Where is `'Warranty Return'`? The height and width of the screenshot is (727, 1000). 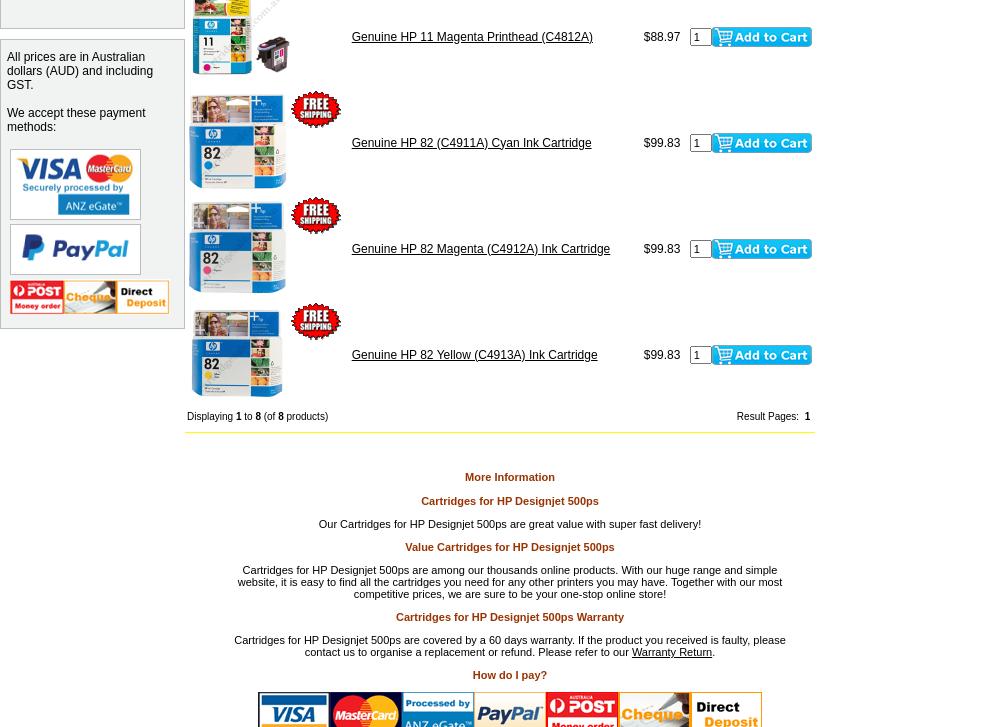 'Warranty Return' is located at coordinates (631, 650).